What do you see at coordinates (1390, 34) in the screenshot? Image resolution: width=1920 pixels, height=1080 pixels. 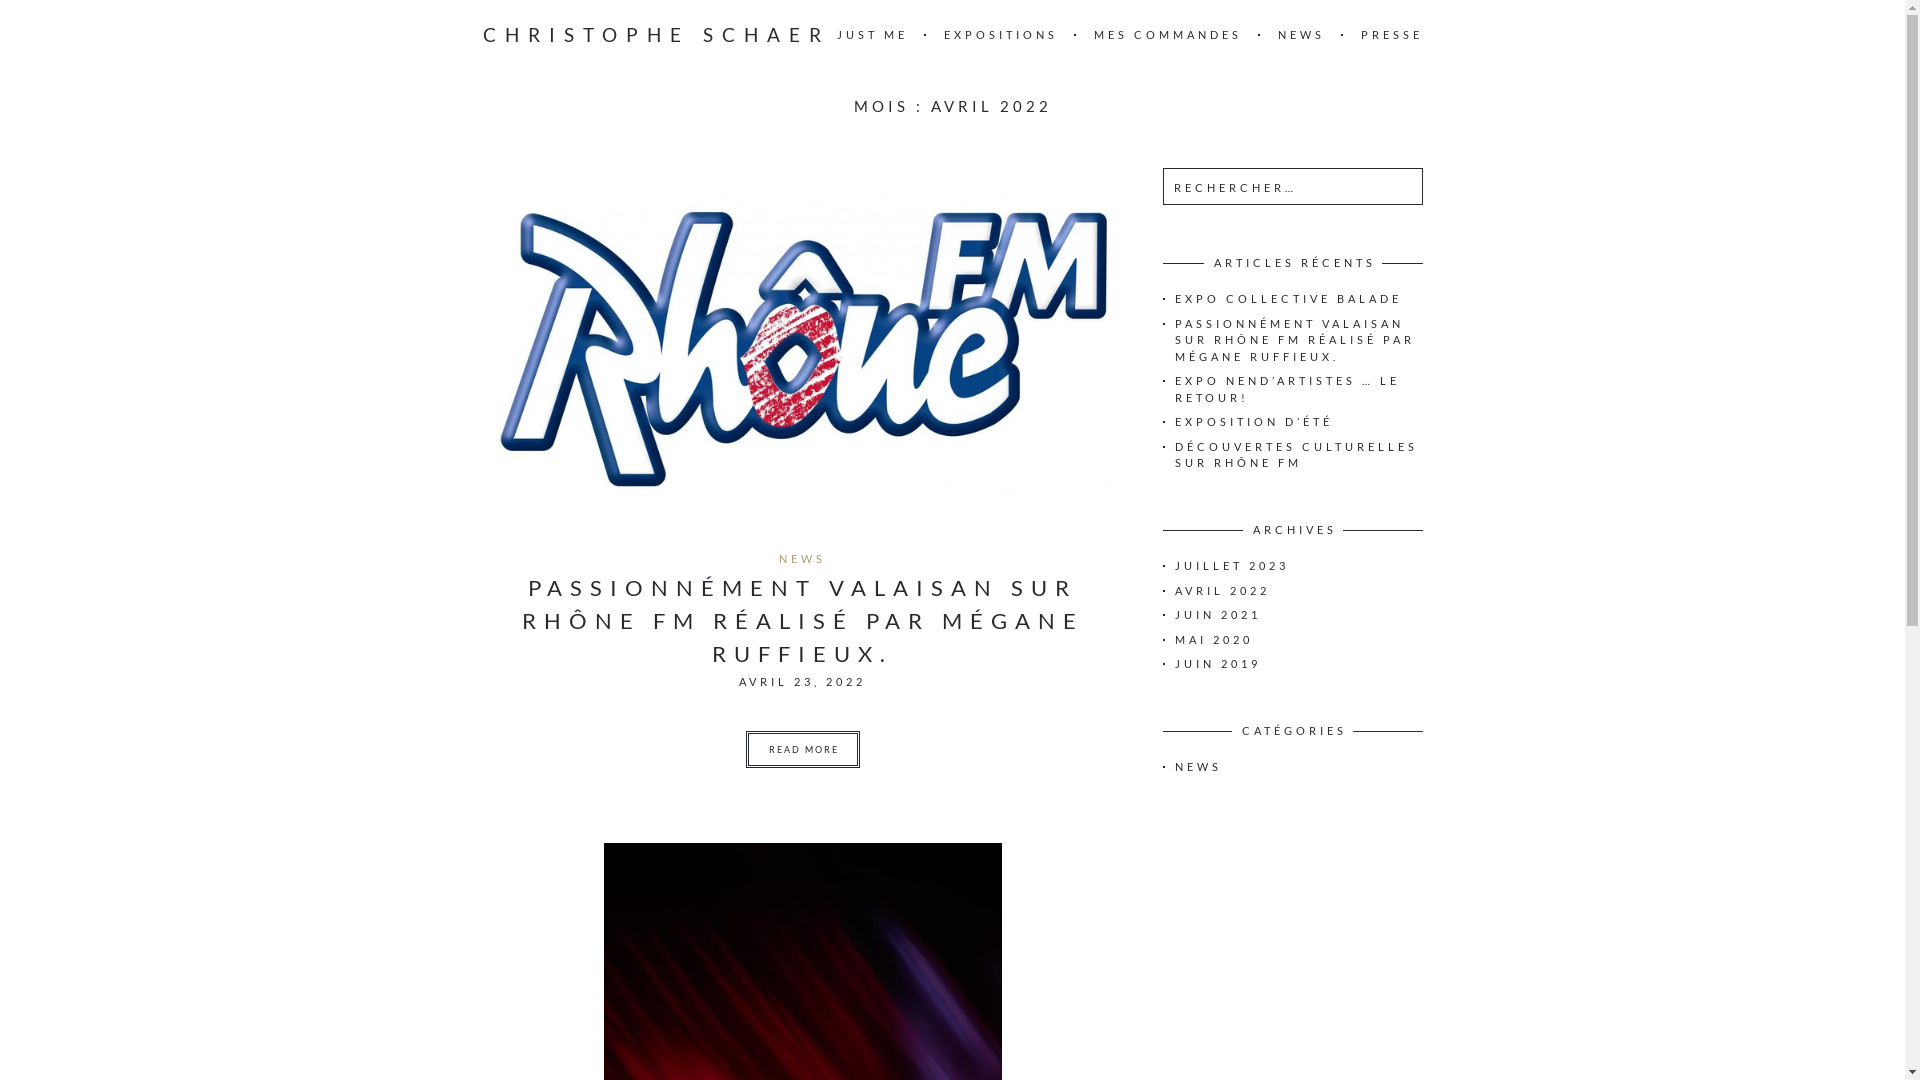 I see `'PRESSE'` at bounding box center [1390, 34].